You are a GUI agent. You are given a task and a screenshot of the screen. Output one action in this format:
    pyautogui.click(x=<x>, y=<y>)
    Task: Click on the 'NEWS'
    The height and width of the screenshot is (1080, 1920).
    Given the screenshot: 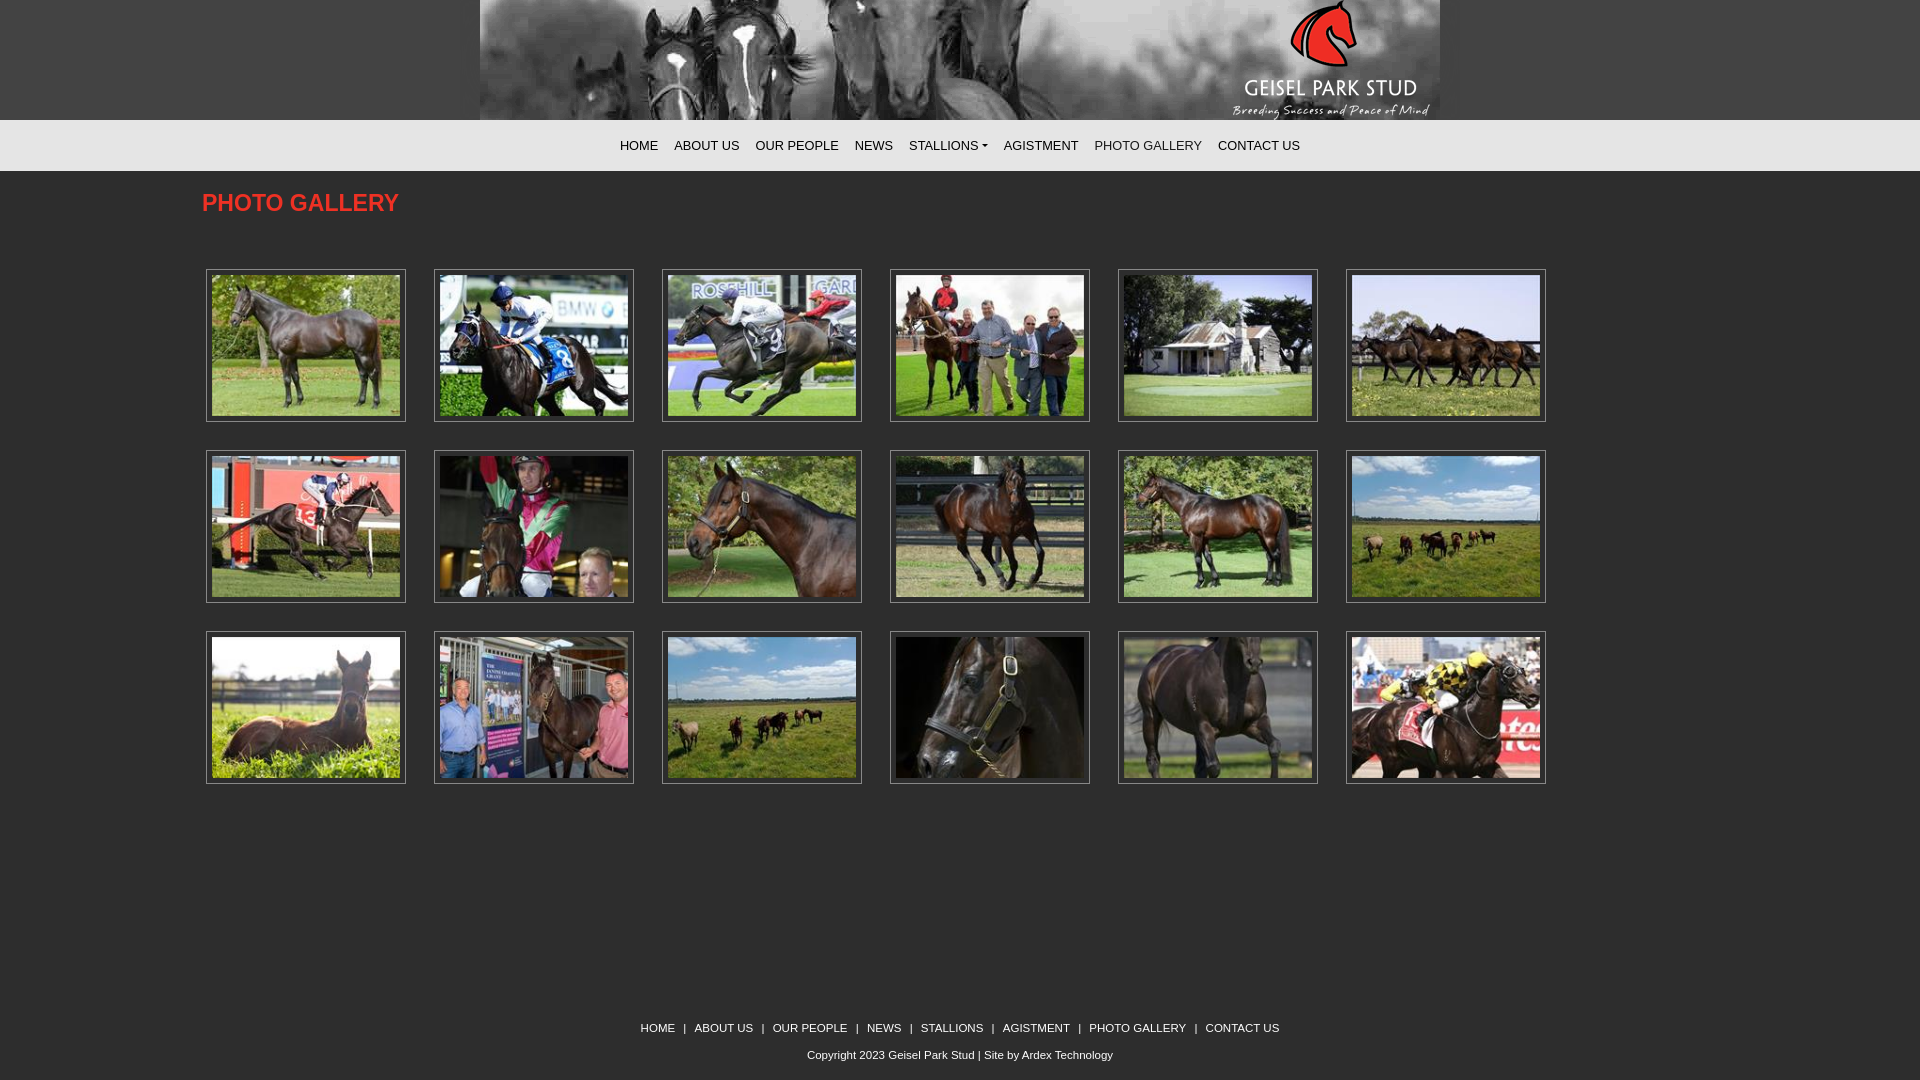 What is the action you would take?
    pyautogui.click(x=883, y=1028)
    